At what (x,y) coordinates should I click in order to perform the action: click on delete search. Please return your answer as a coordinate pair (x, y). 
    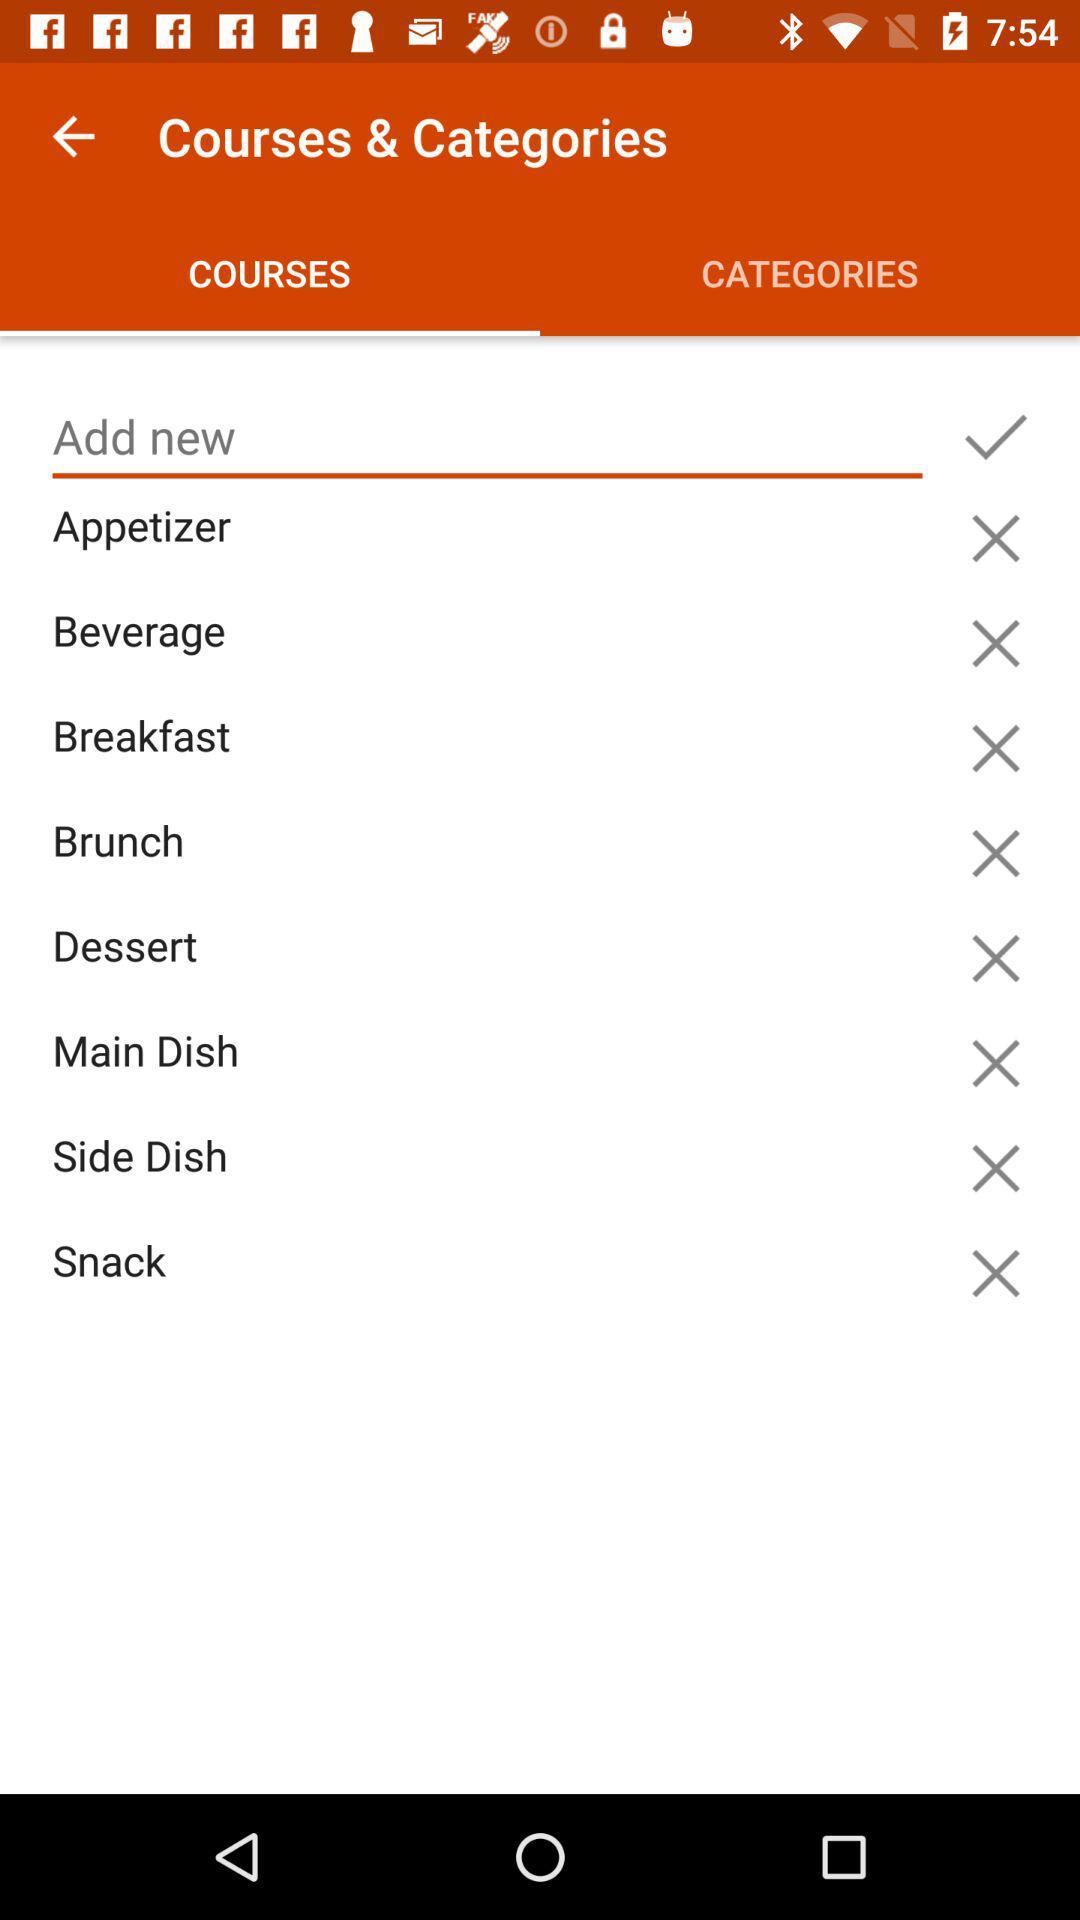
    Looking at the image, I should click on (995, 643).